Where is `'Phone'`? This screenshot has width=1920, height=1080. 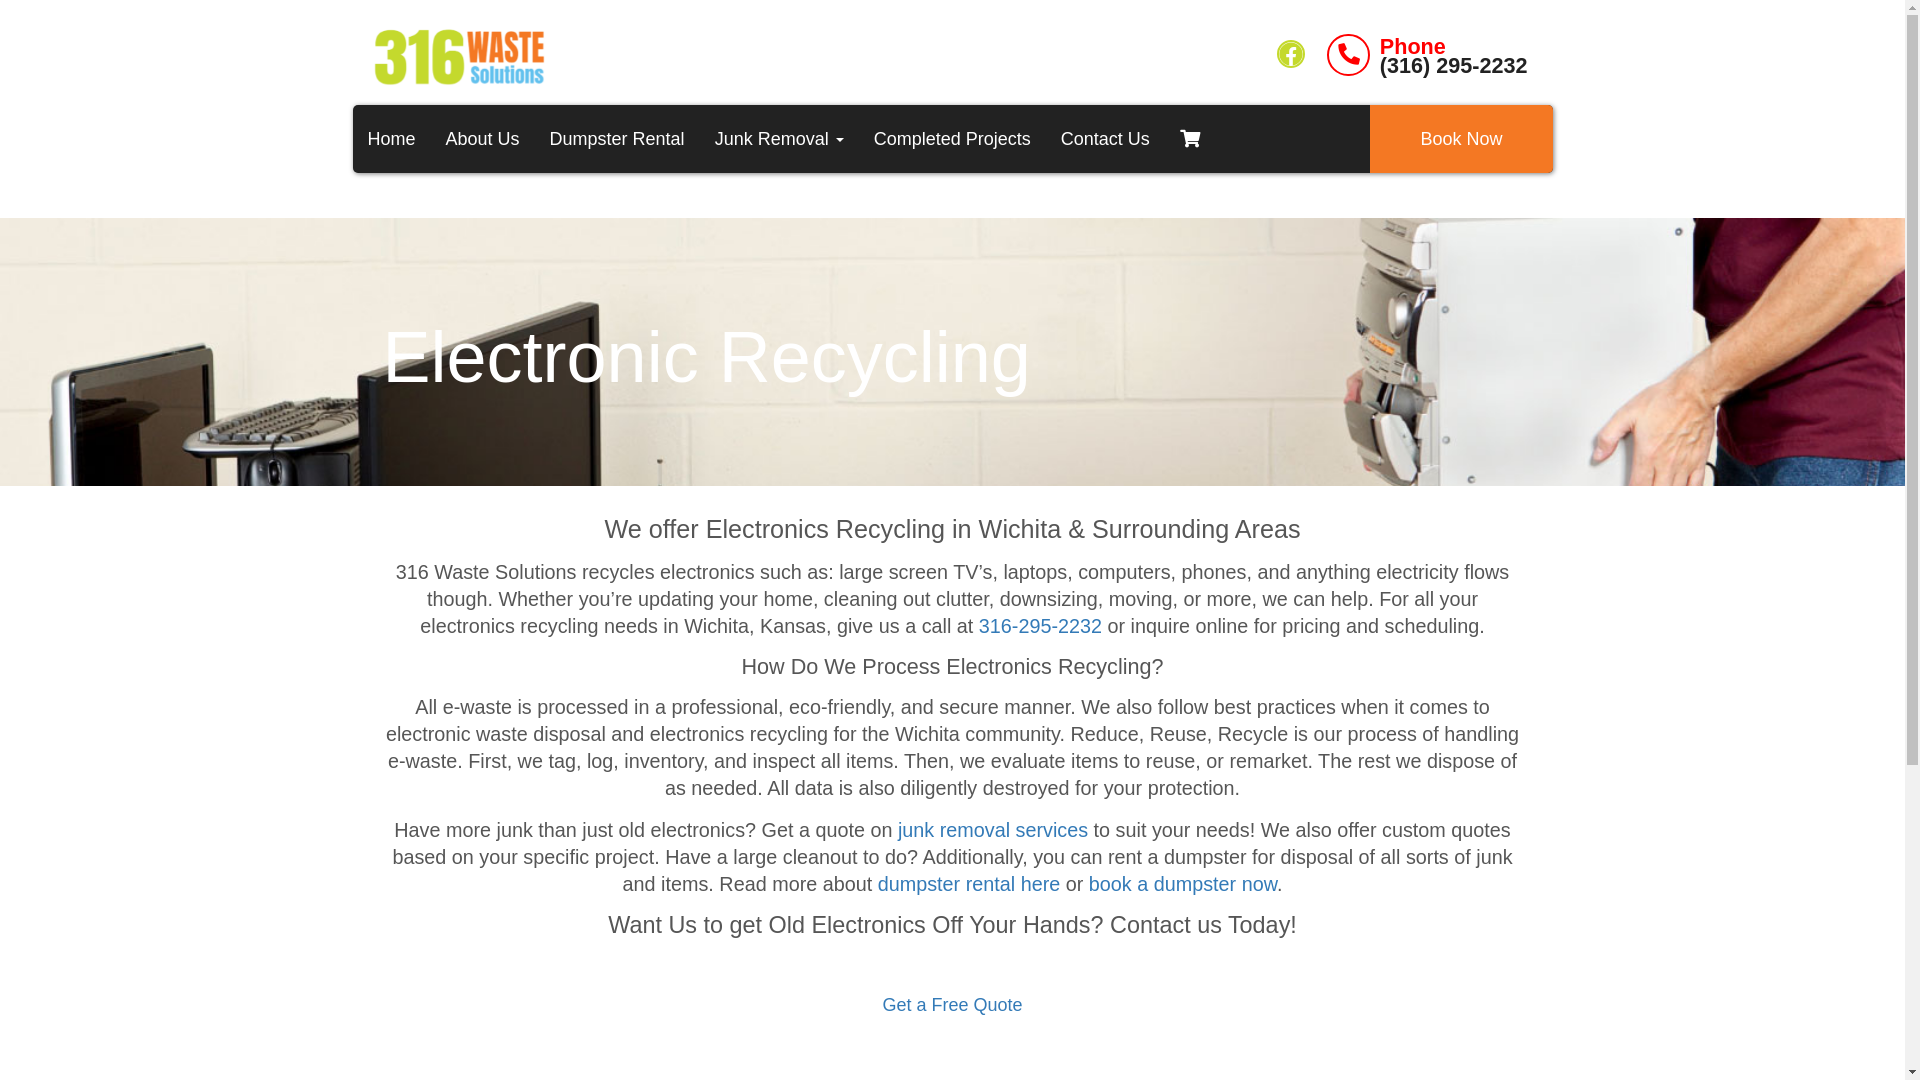 'Phone' is located at coordinates (1379, 45).